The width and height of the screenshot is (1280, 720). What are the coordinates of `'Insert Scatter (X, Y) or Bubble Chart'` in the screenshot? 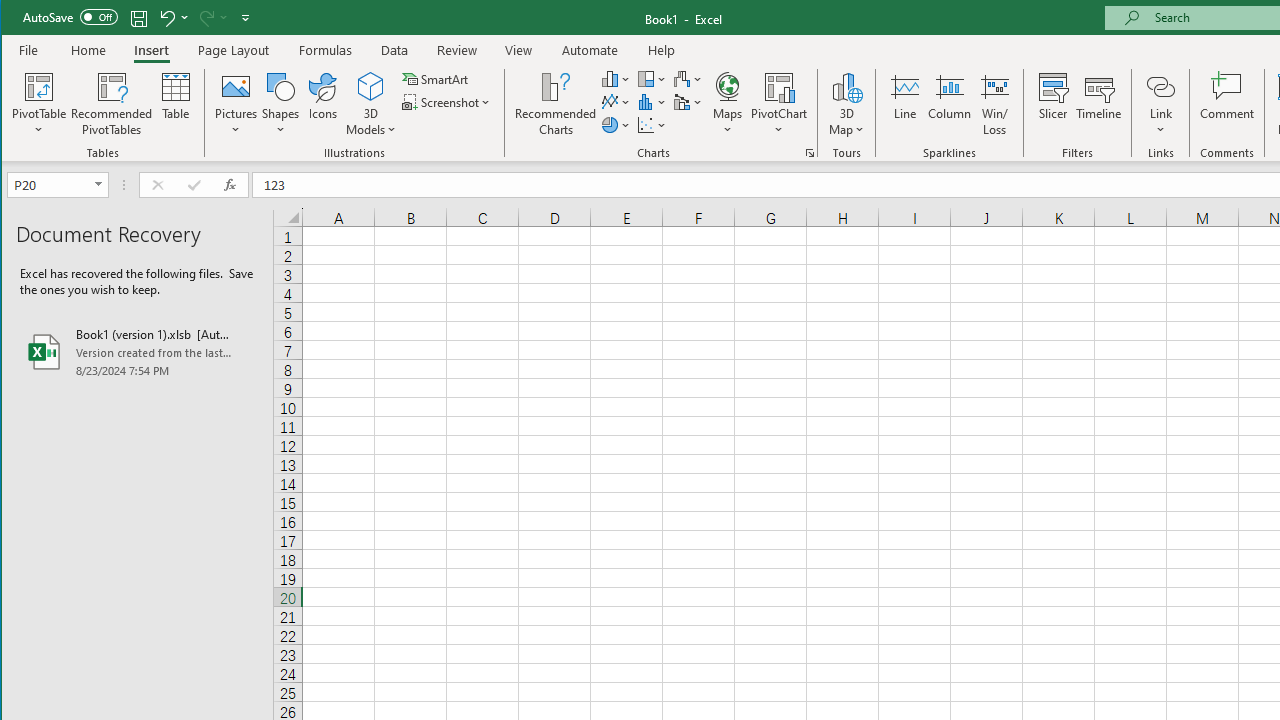 It's located at (652, 125).